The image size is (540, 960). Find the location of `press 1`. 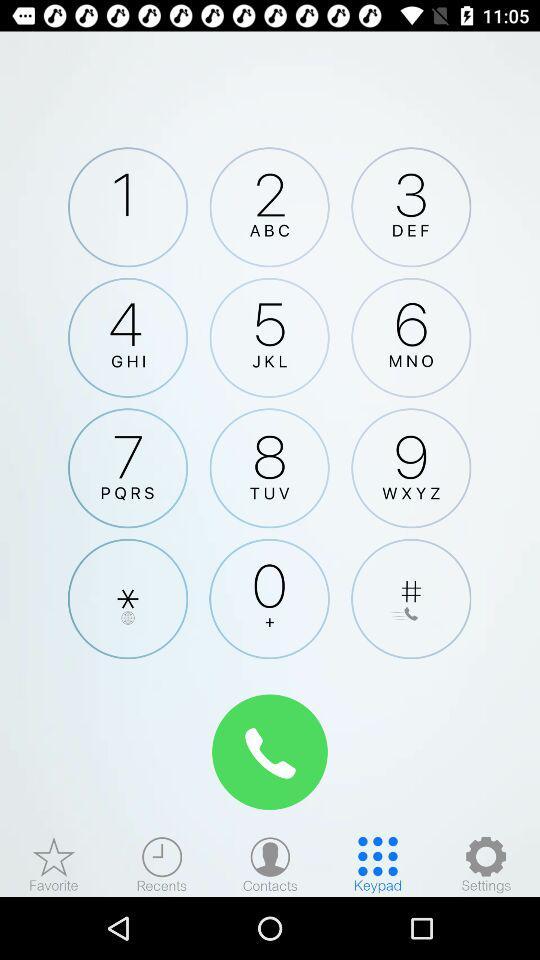

press 1 is located at coordinates (128, 207).